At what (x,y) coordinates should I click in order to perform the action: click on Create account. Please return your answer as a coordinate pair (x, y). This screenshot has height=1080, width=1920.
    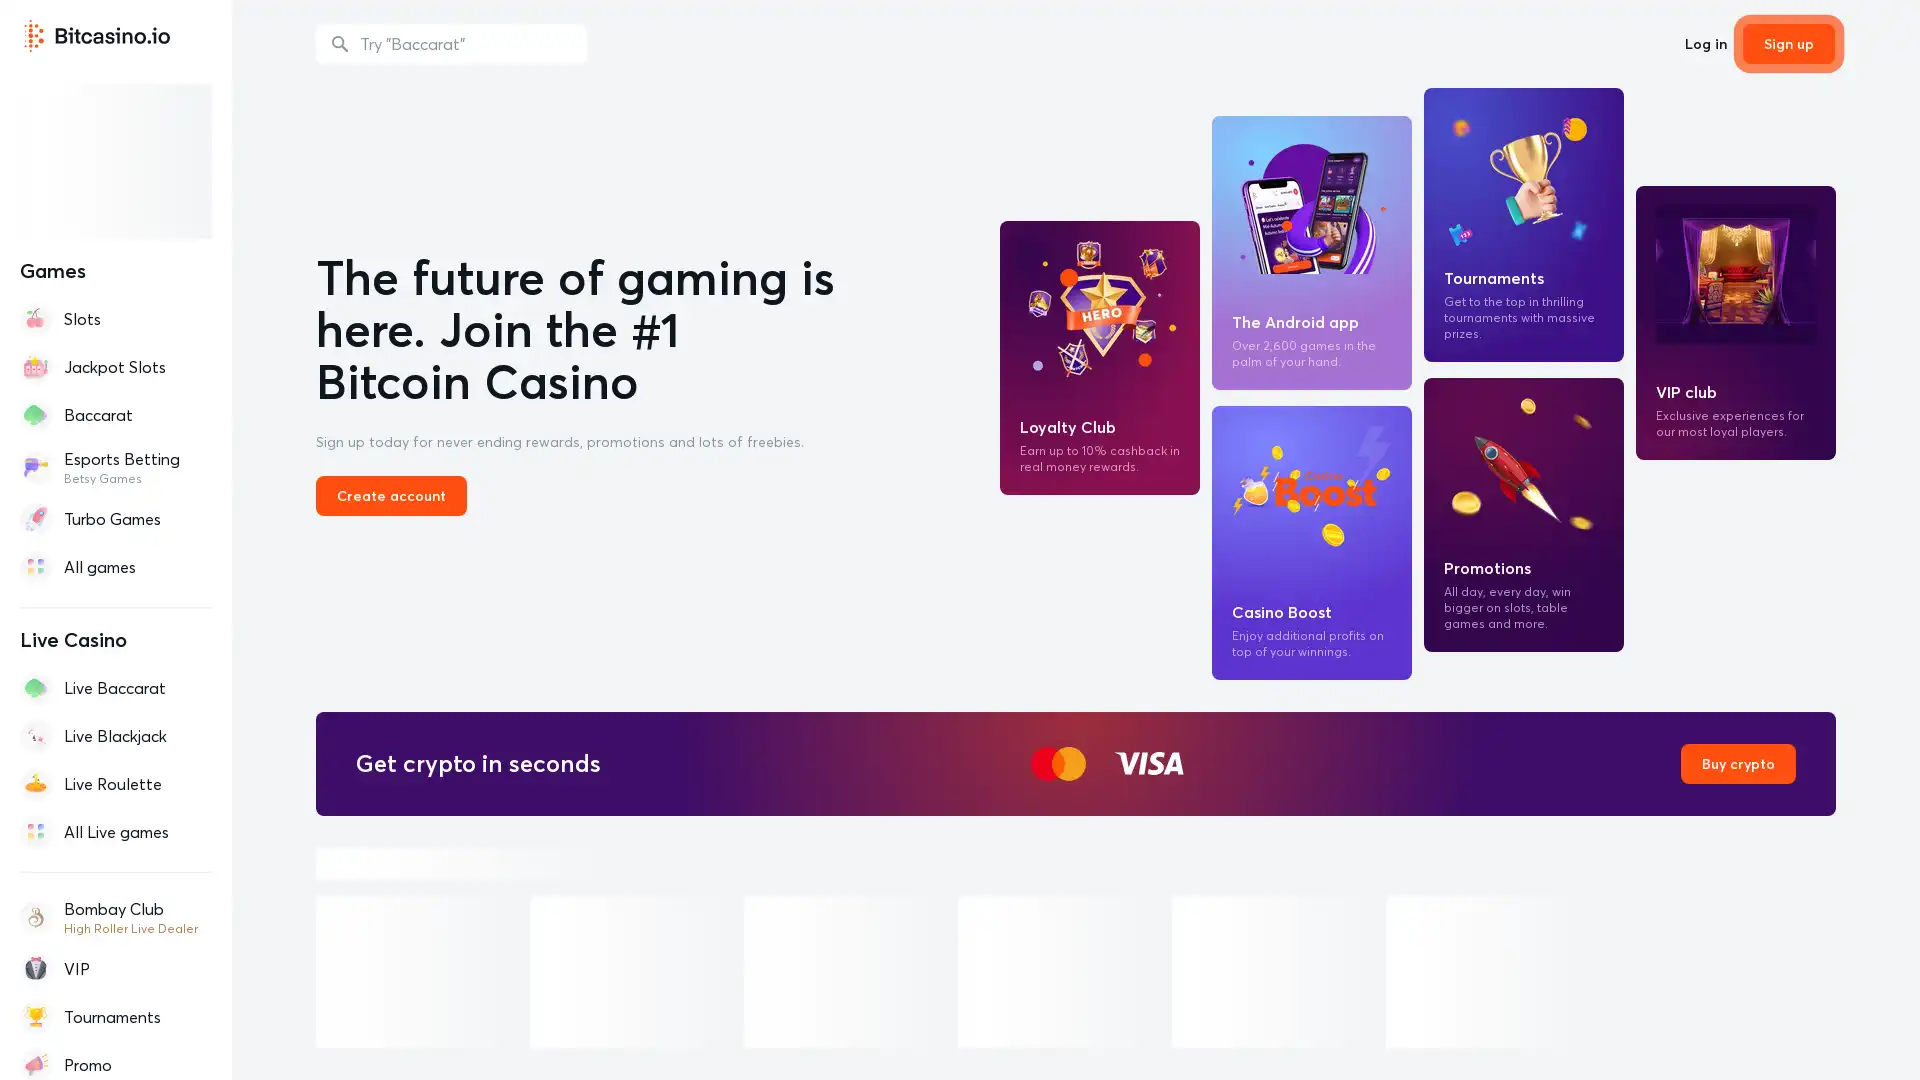
    Looking at the image, I should click on (391, 495).